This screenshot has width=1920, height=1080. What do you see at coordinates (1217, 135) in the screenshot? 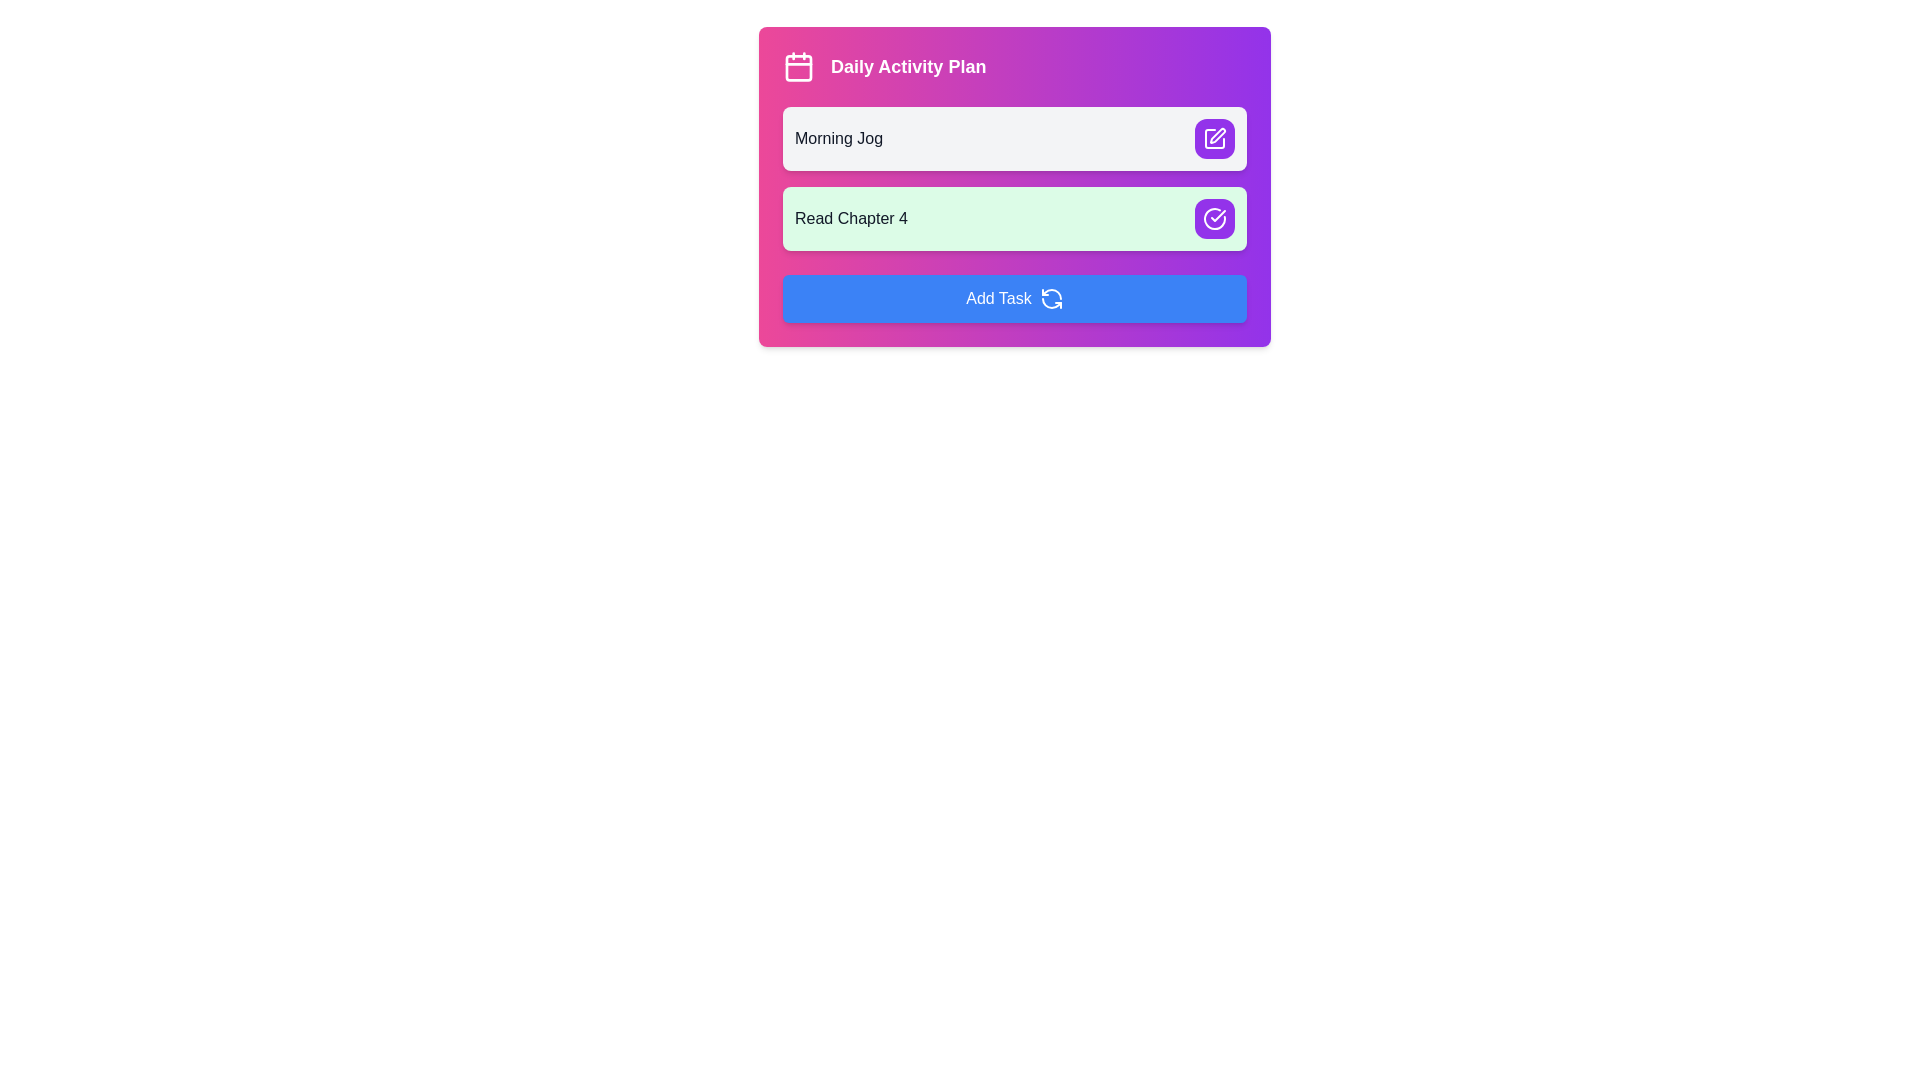
I see `the editing icon button located on the right edge of the 'Morning Jog' task to modify or edit the task` at bounding box center [1217, 135].